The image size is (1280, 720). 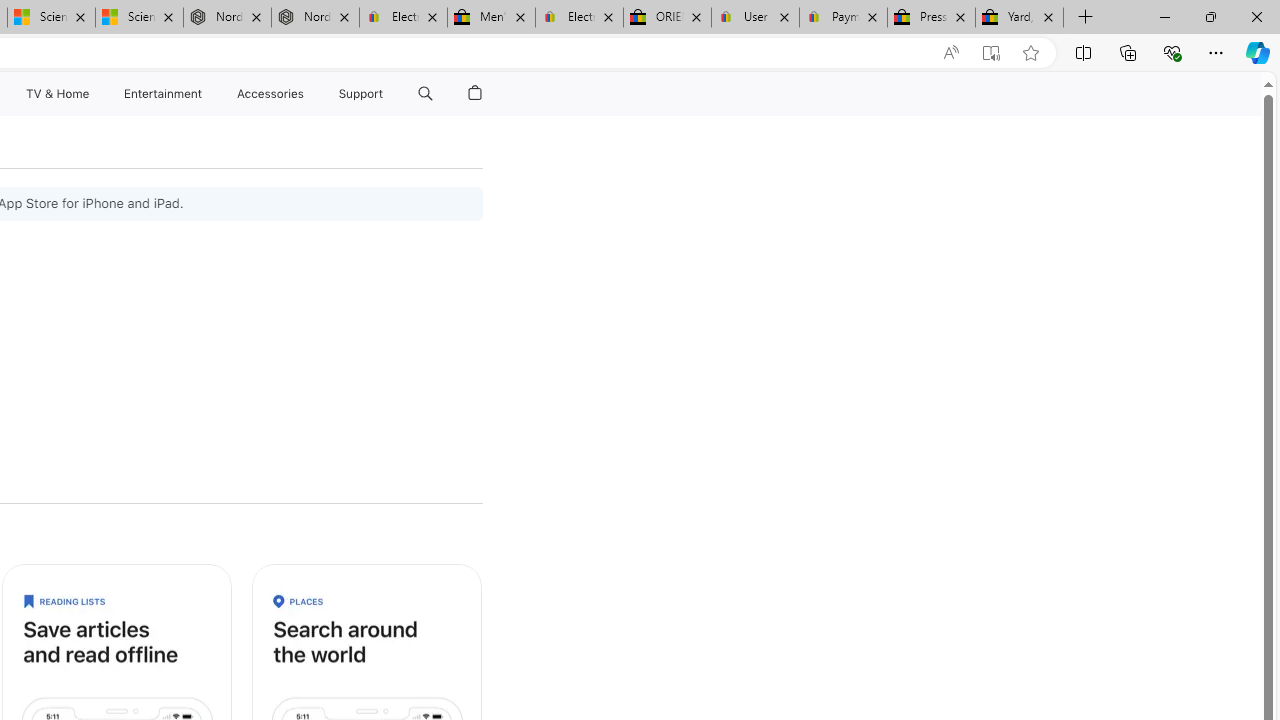 I want to click on 'Entertainment menu', so click(x=206, y=93).